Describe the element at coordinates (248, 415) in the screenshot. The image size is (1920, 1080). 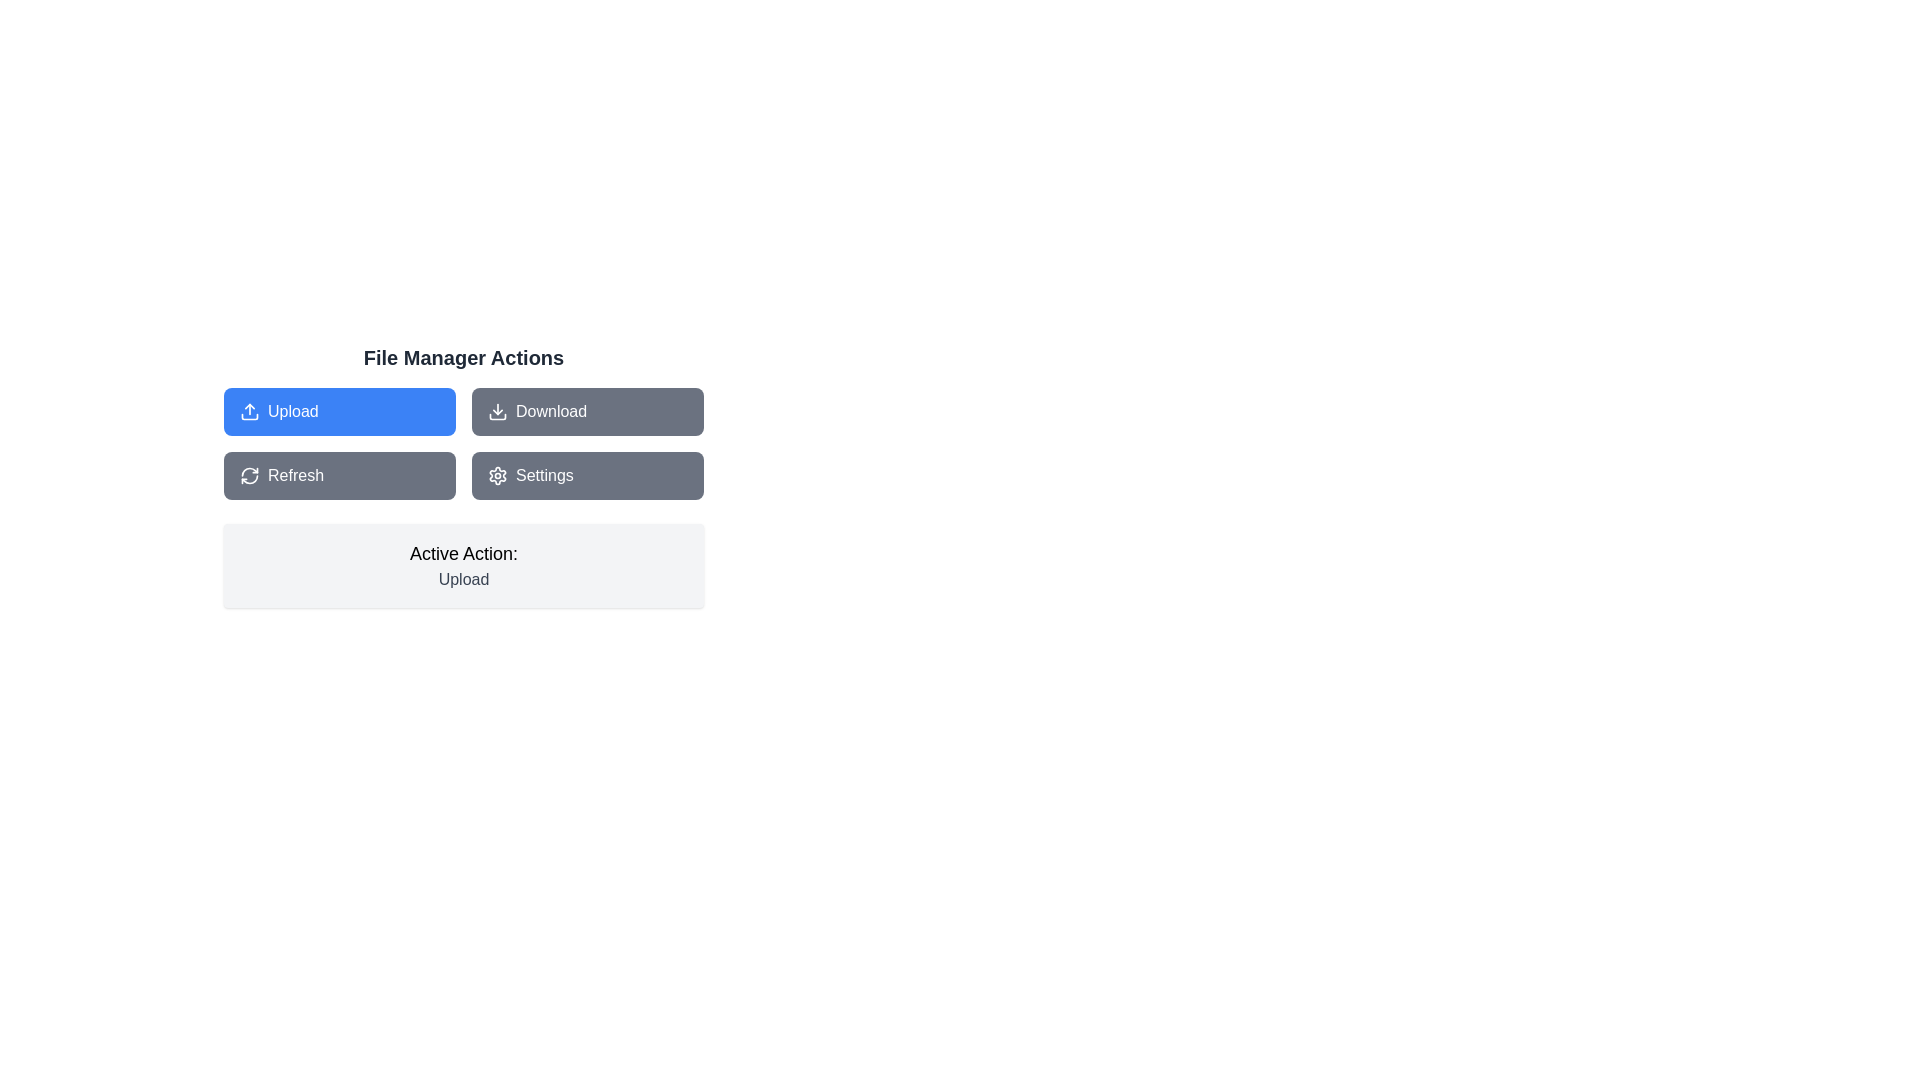
I see `the lower section of the upload icon, which is part of the blue 'Upload' button in the top row of the 'File Manager Actions' section` at that location.